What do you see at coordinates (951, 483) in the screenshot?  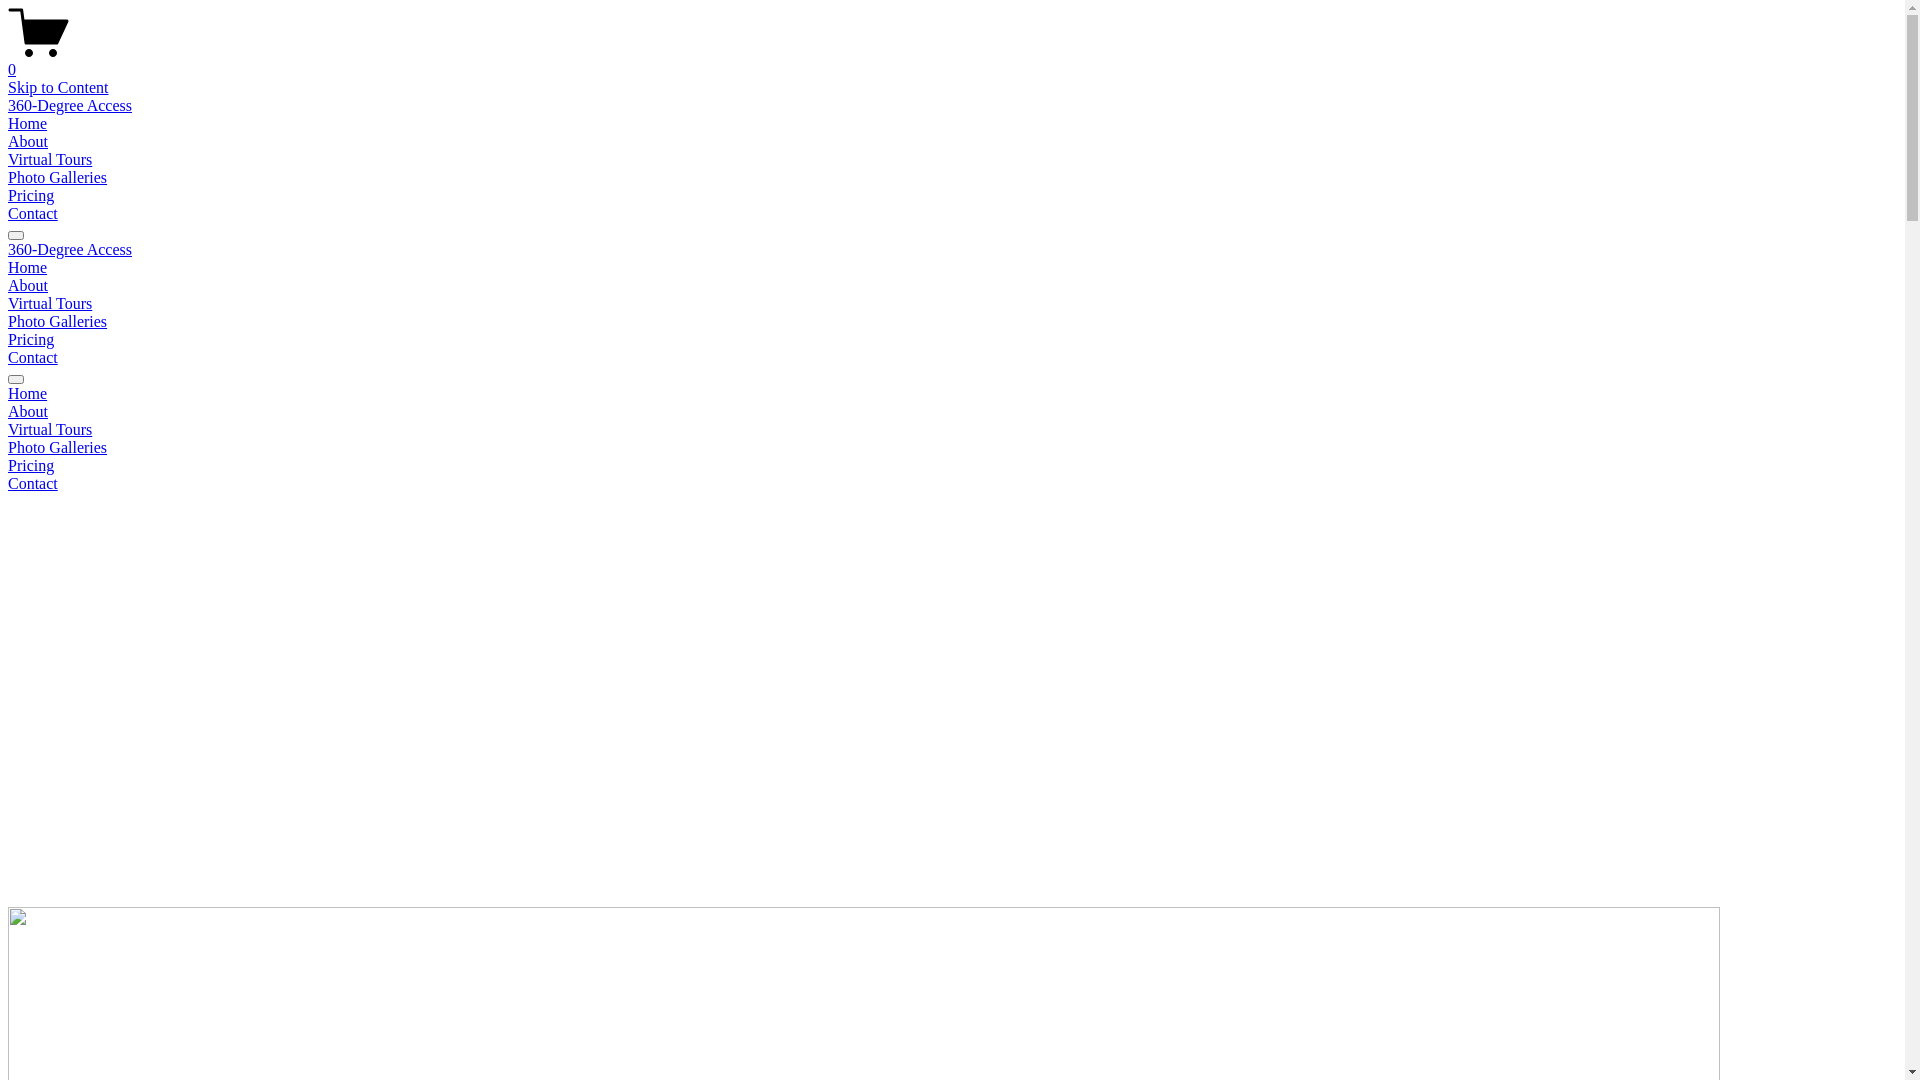 I see `'Contact'` at bounding box center [951, 483].